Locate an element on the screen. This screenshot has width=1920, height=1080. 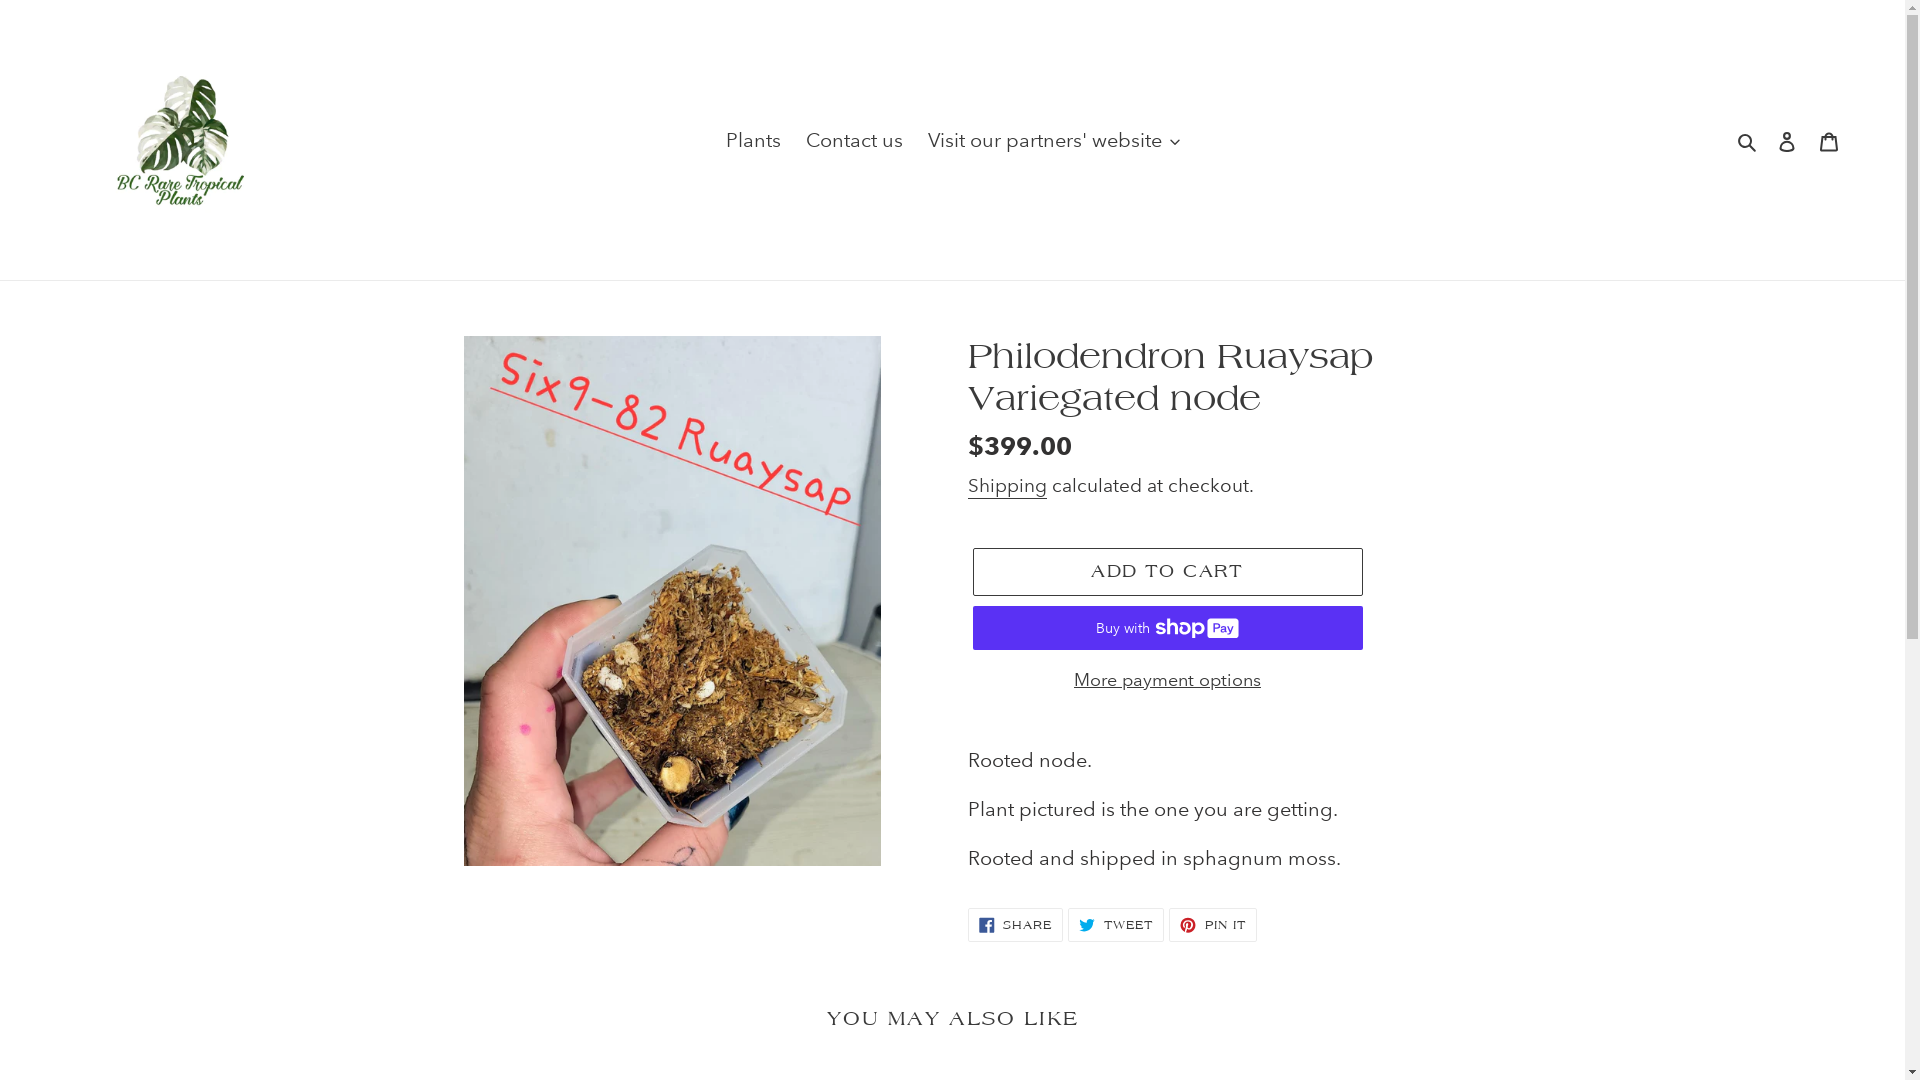
'Search' is located at coordinates (1730, 138).